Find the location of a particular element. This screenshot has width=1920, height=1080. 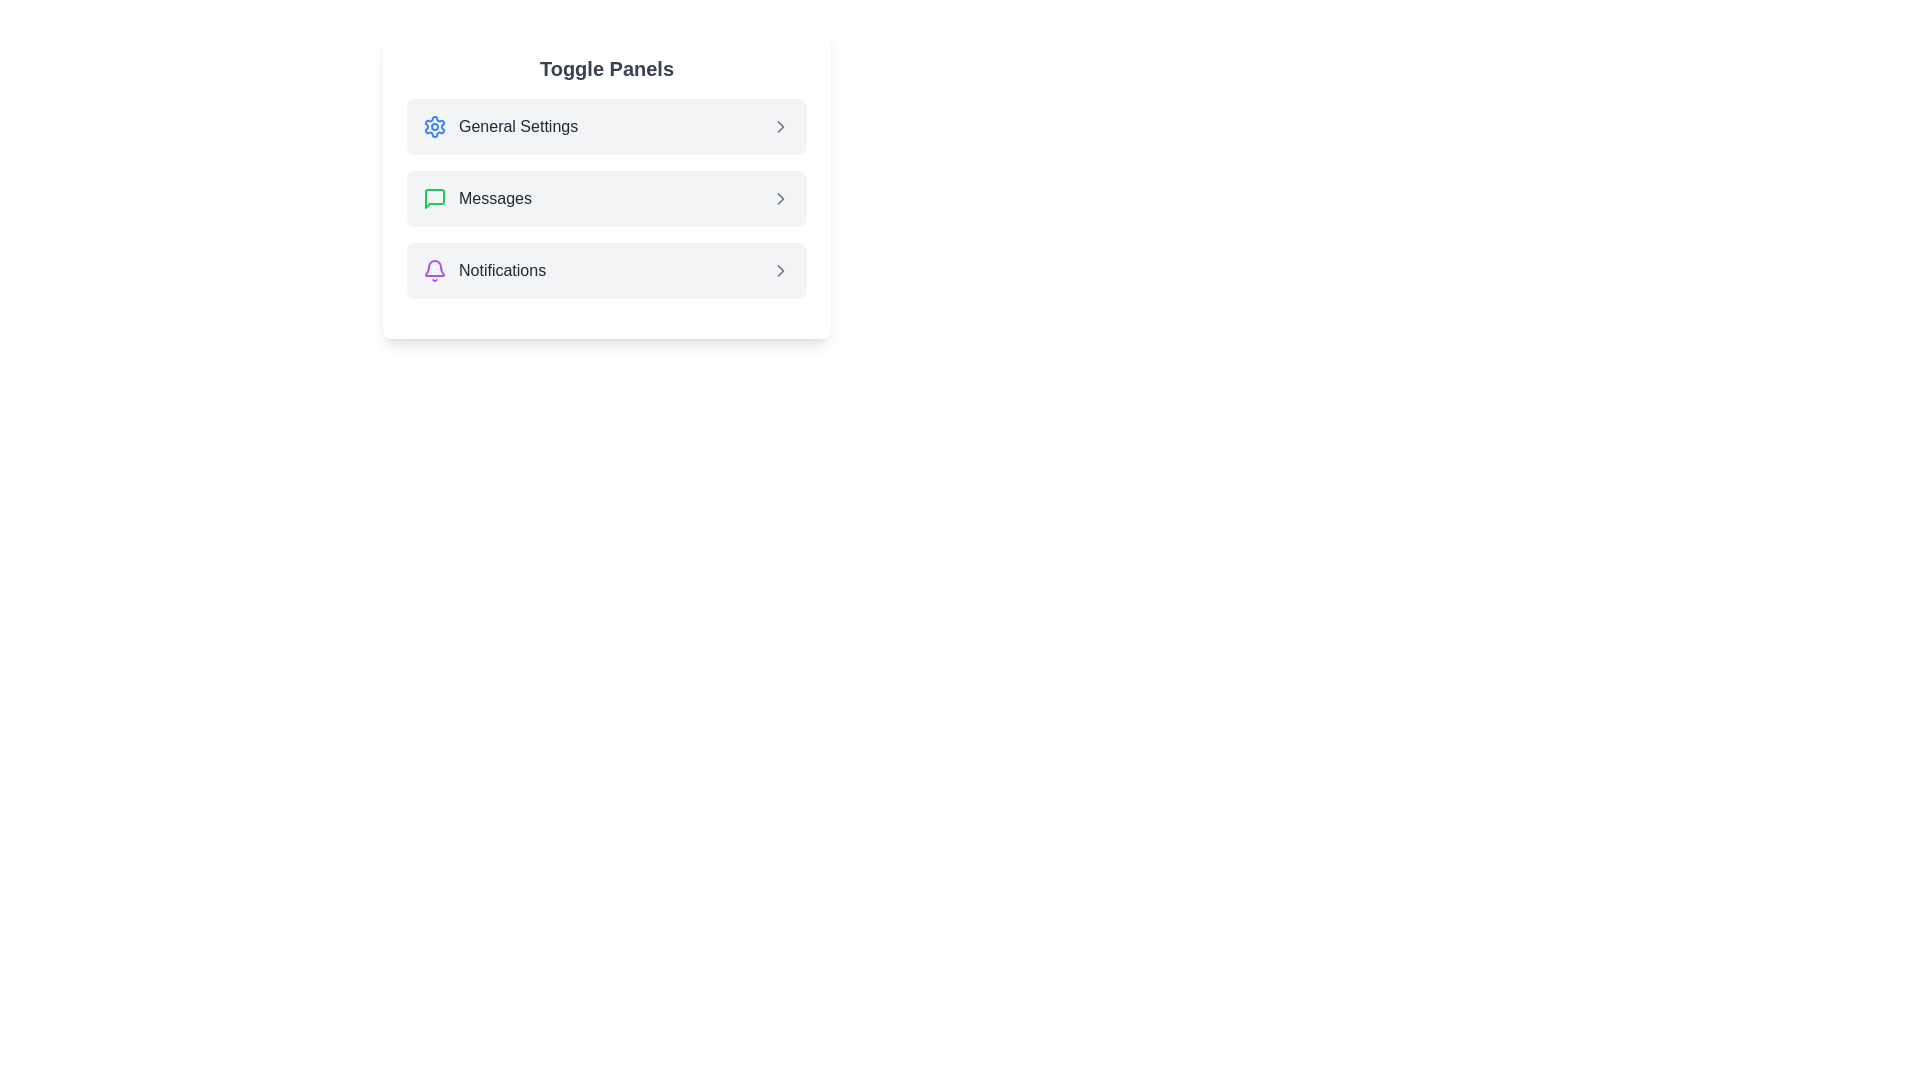

the icon of the panel labeled Notifications is located at coordinates (434, 270).